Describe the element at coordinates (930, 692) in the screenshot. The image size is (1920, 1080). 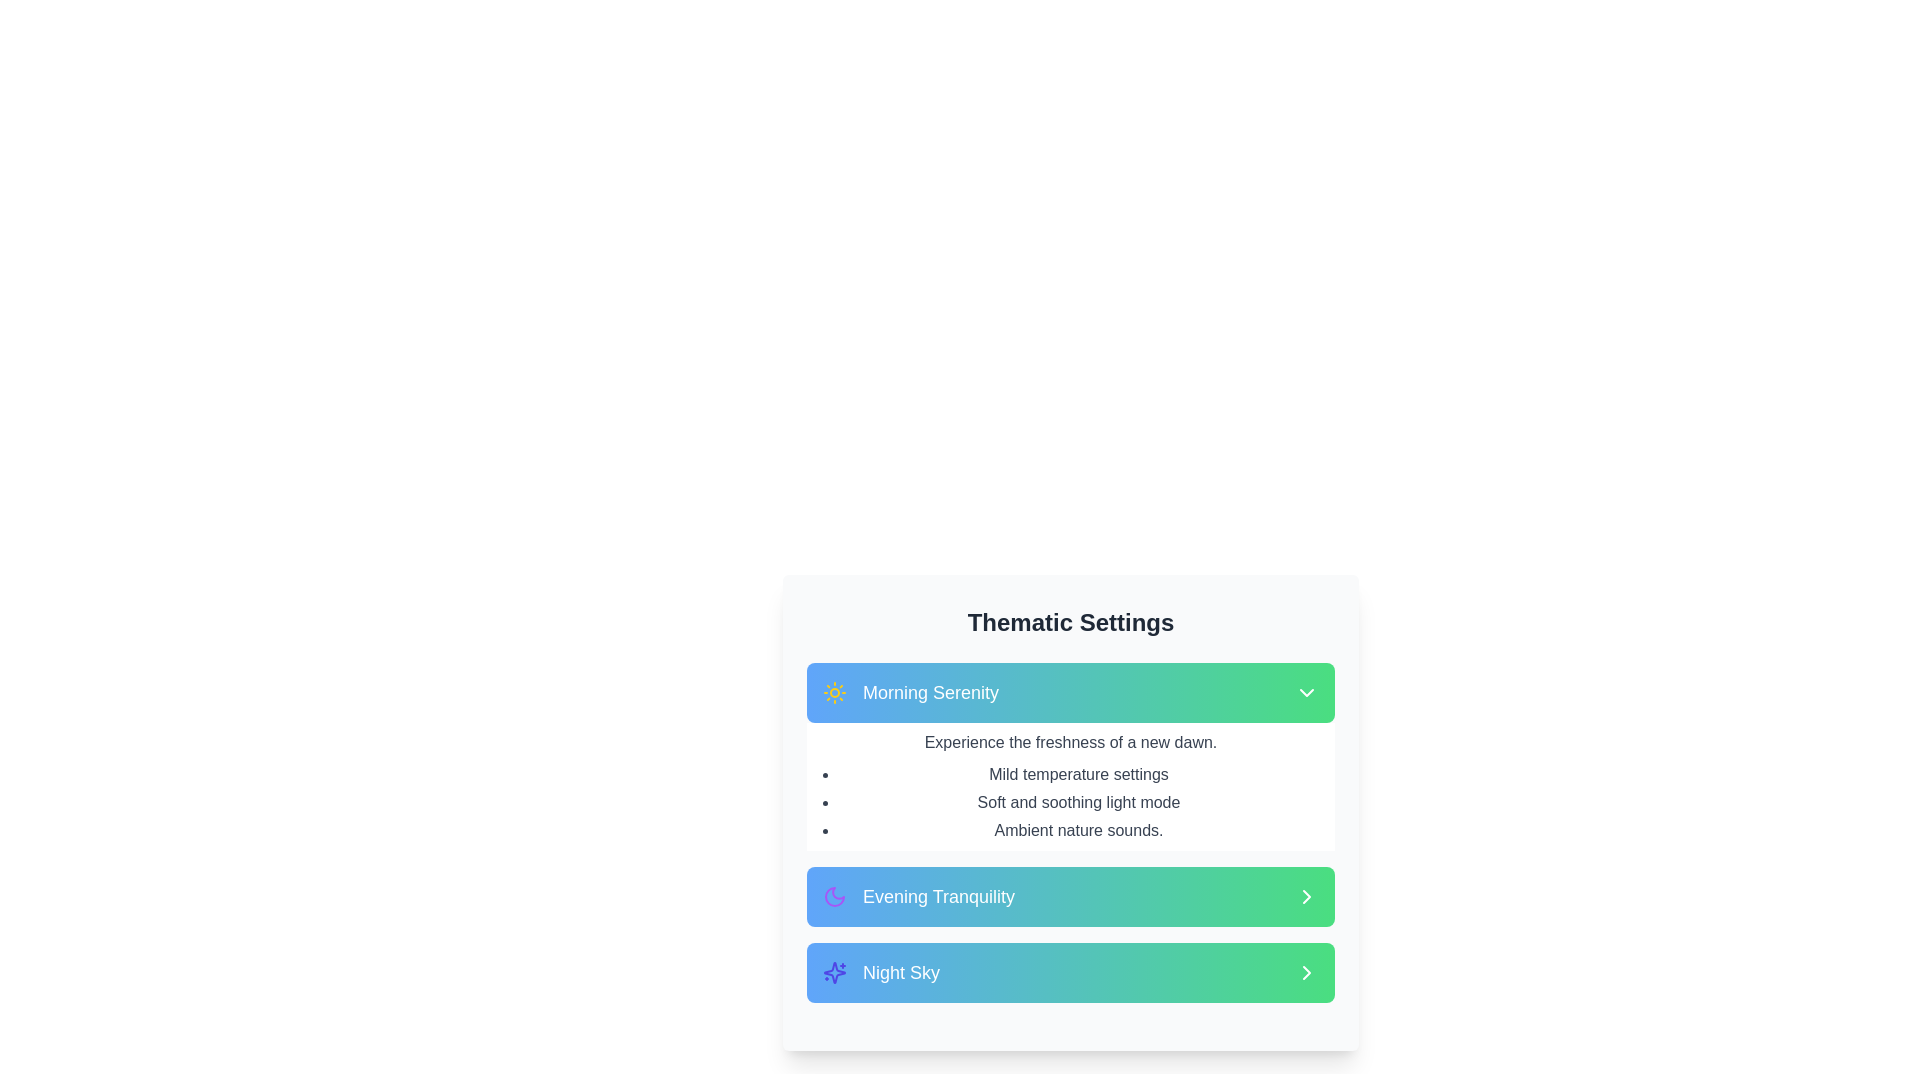
I see `'Morning Serenity' text label that identifies this theme within the Thematic Settings section for context` at that location.